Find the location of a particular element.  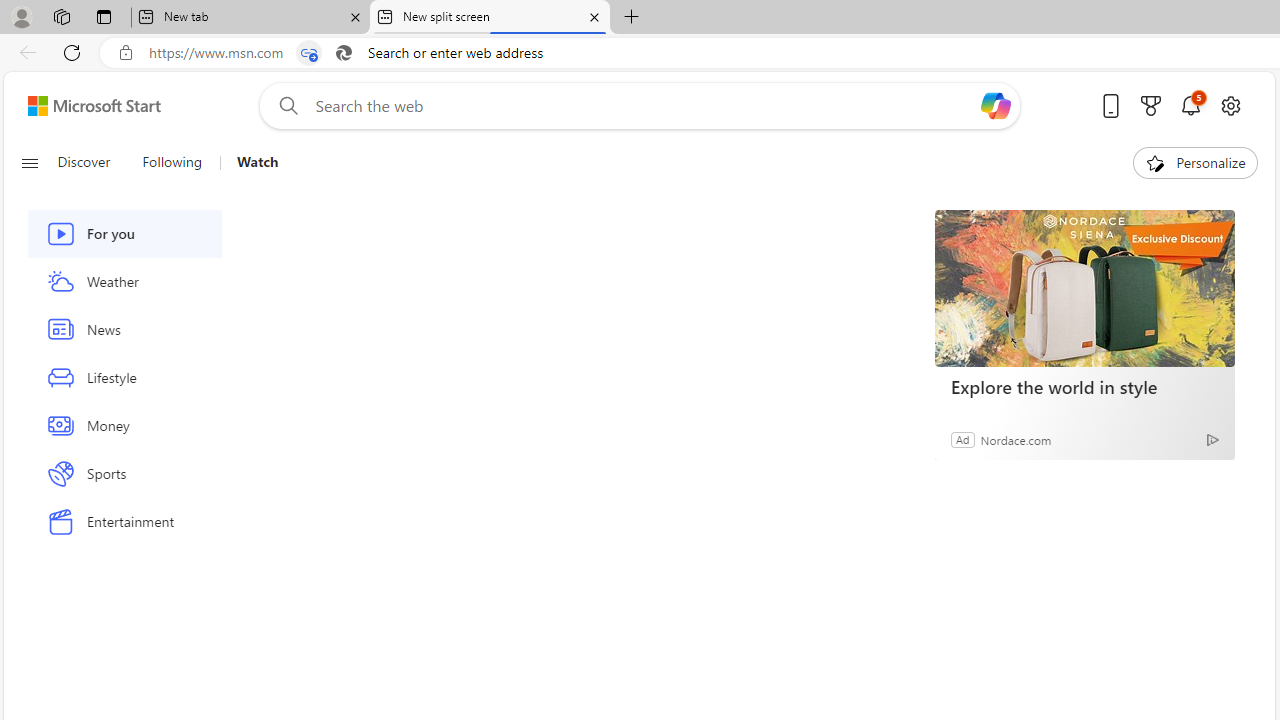

'Microsoft rewards' is located at coordinates (1151, 105).